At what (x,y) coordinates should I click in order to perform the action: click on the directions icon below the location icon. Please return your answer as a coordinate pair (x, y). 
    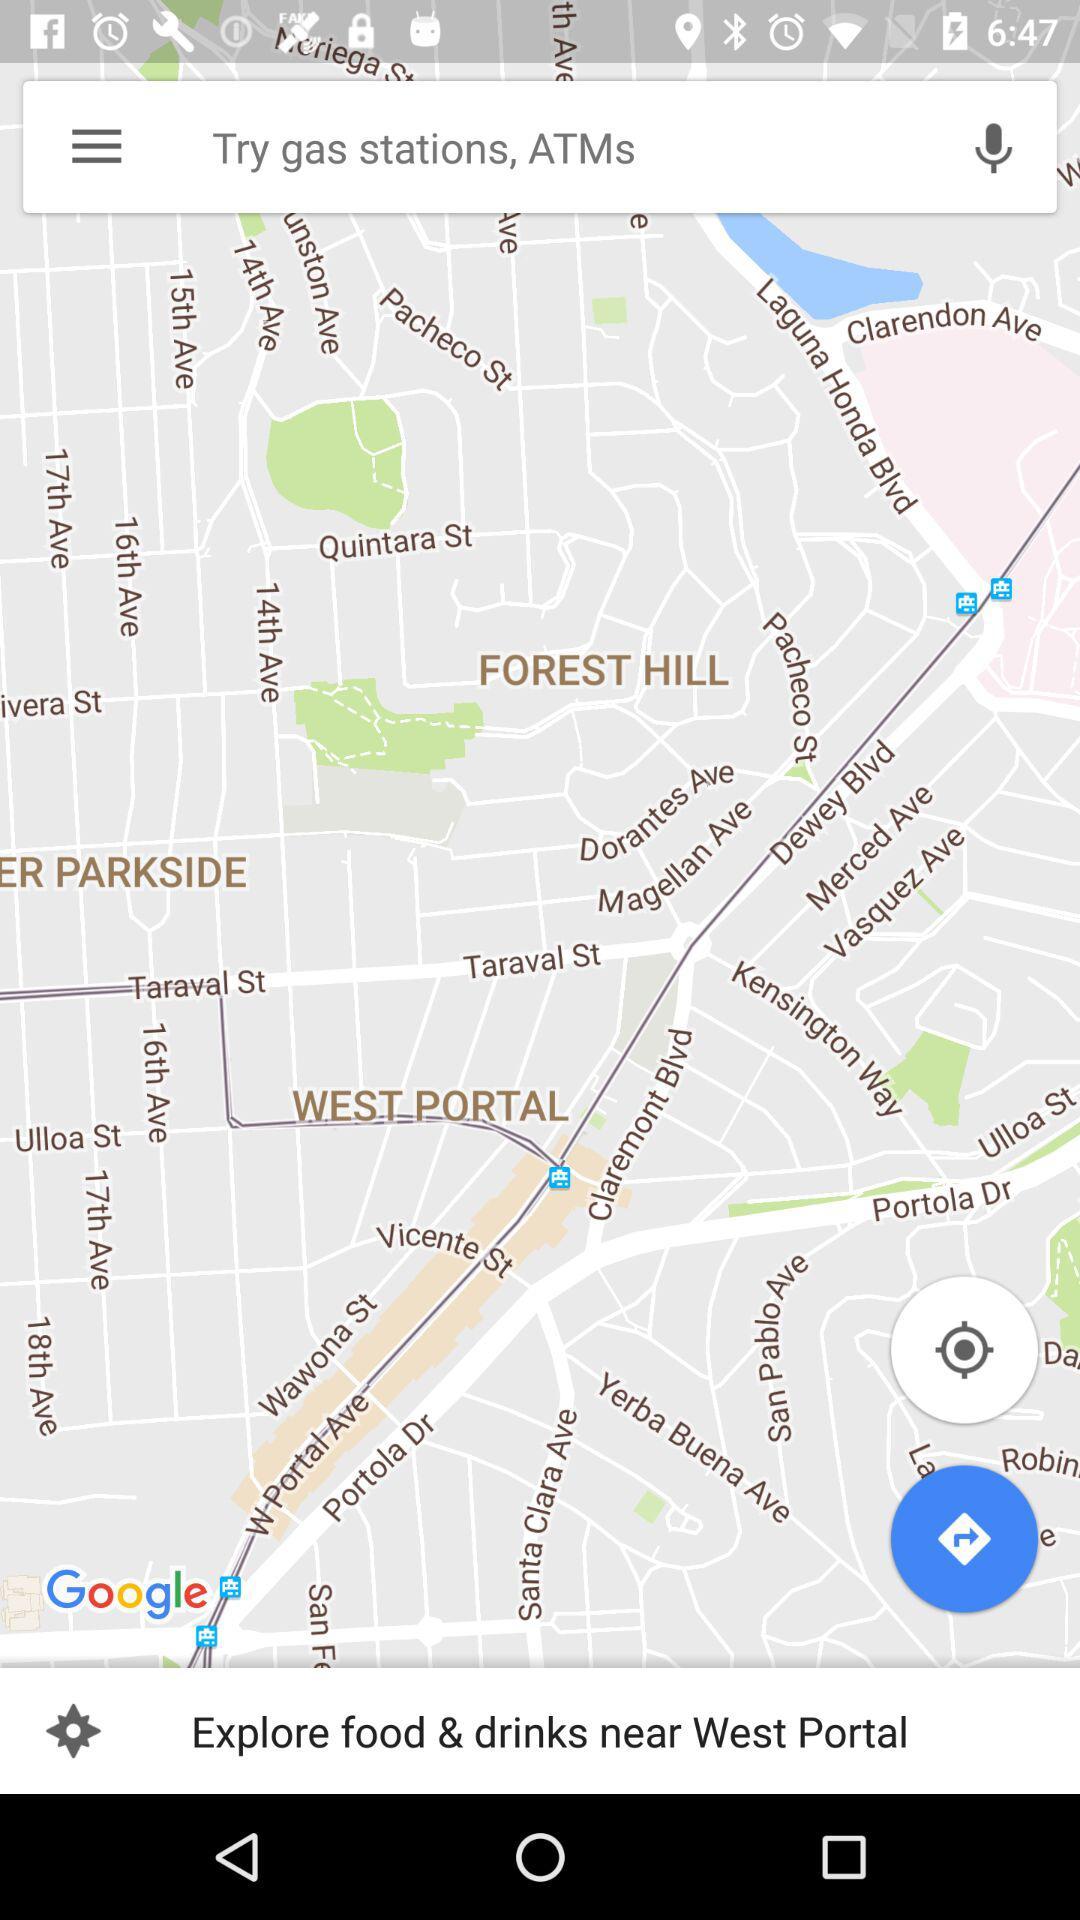
    Looking at the image, I should click on (963, 1538).